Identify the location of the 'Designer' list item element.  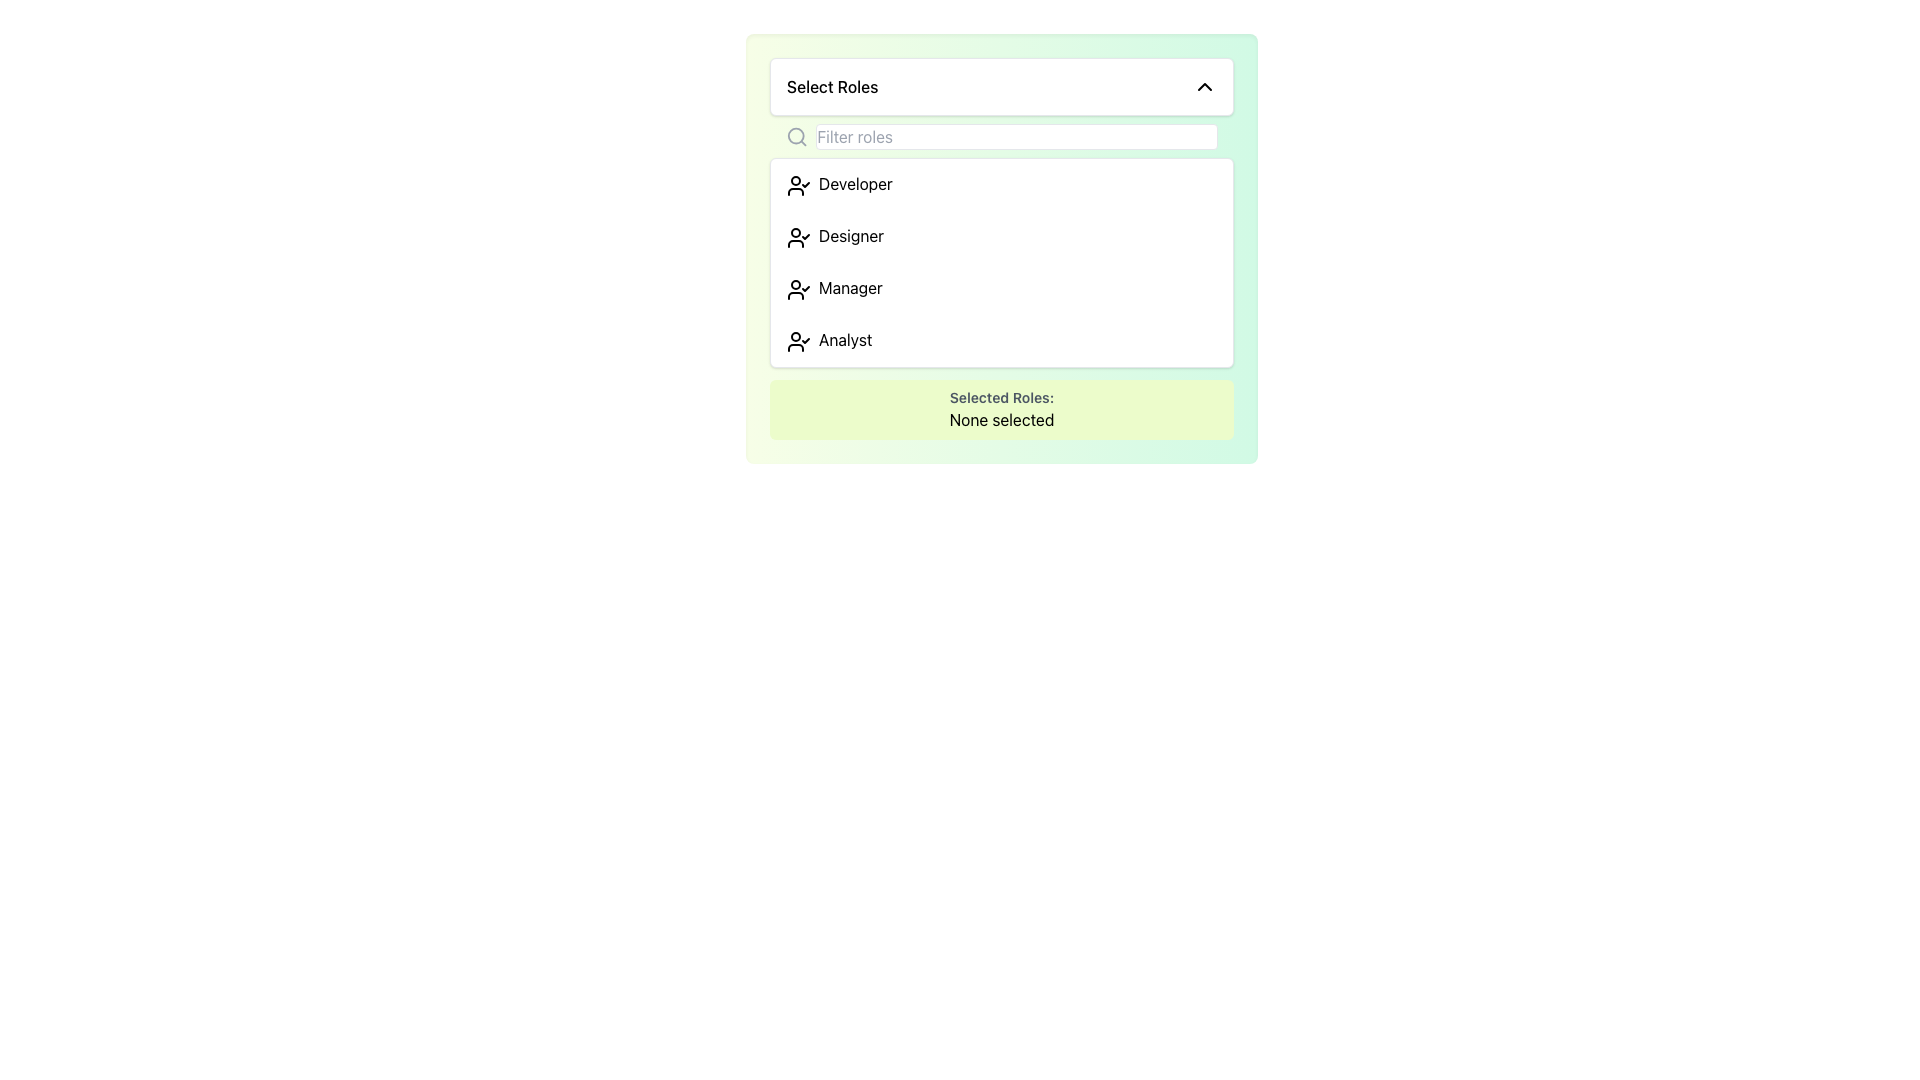
(1002, 235).